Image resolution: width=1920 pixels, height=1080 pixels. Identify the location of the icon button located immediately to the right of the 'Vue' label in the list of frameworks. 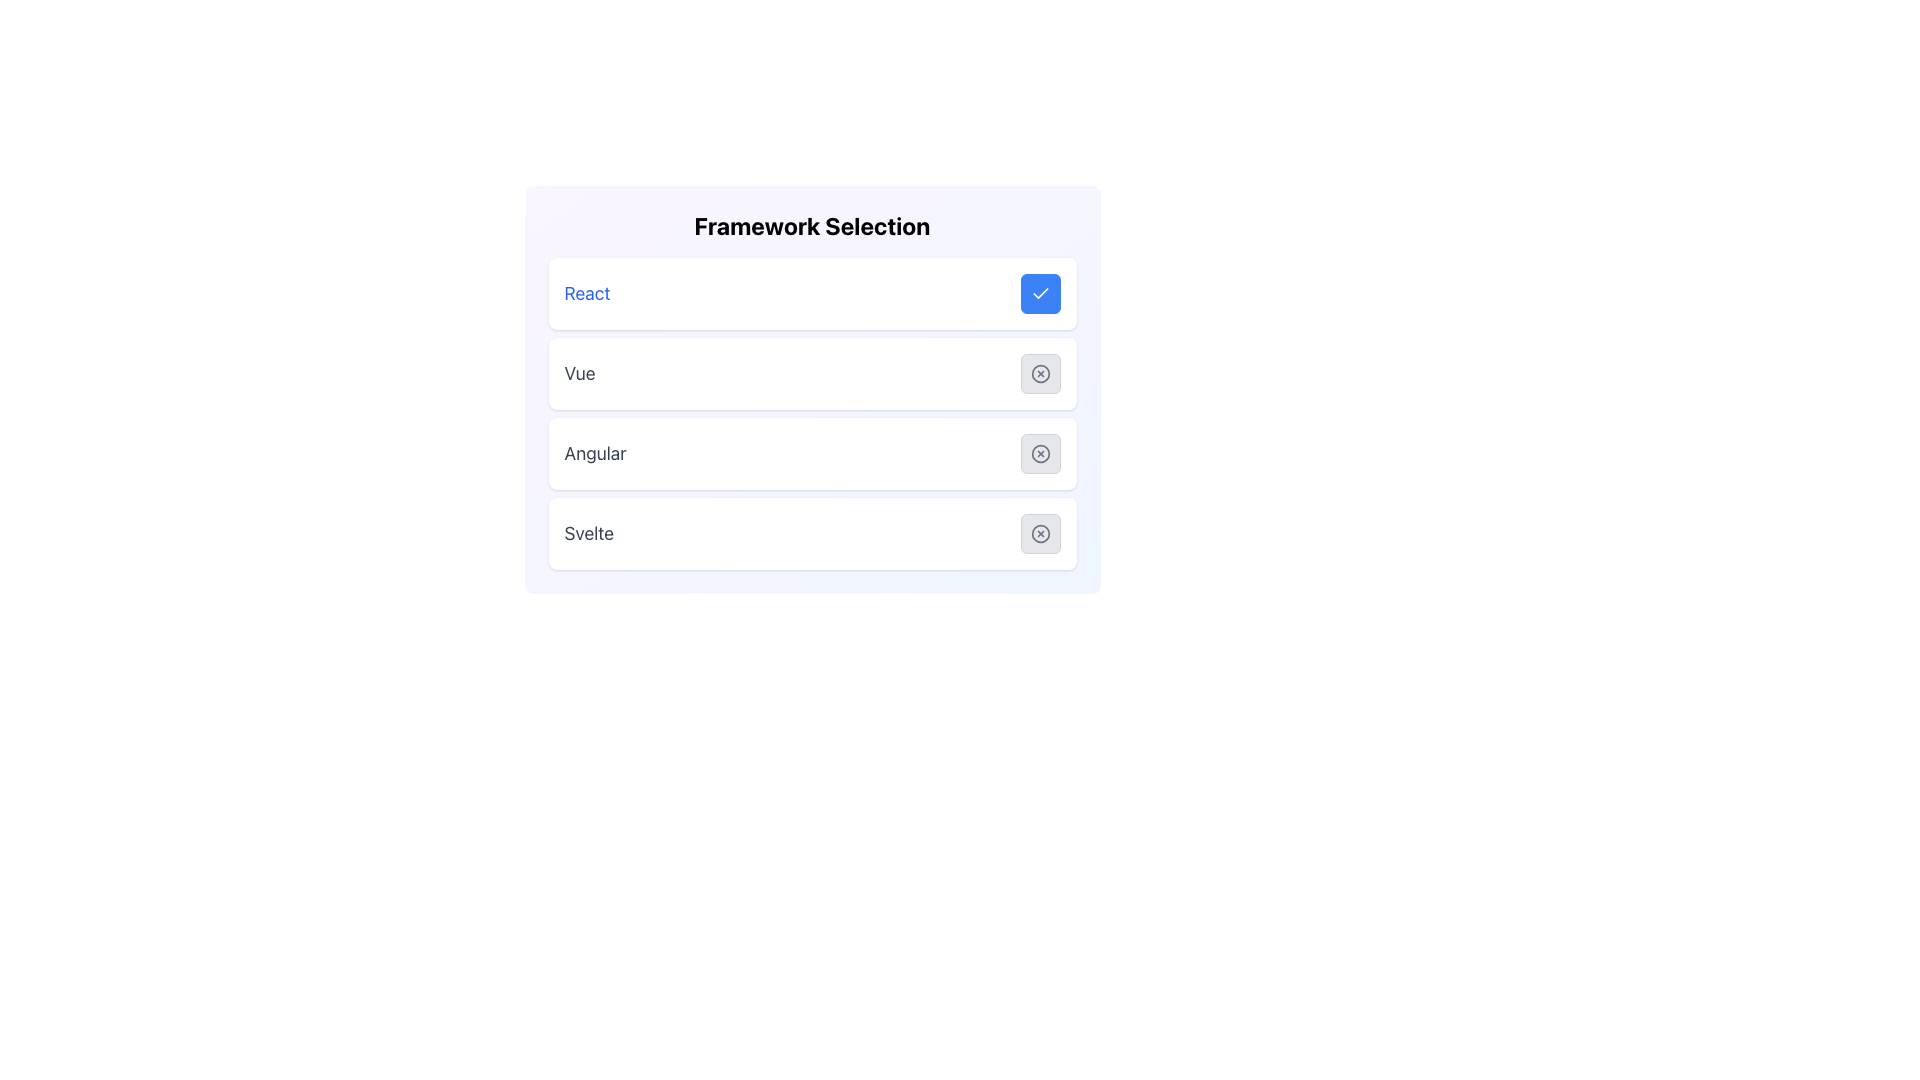
(1040, 374).